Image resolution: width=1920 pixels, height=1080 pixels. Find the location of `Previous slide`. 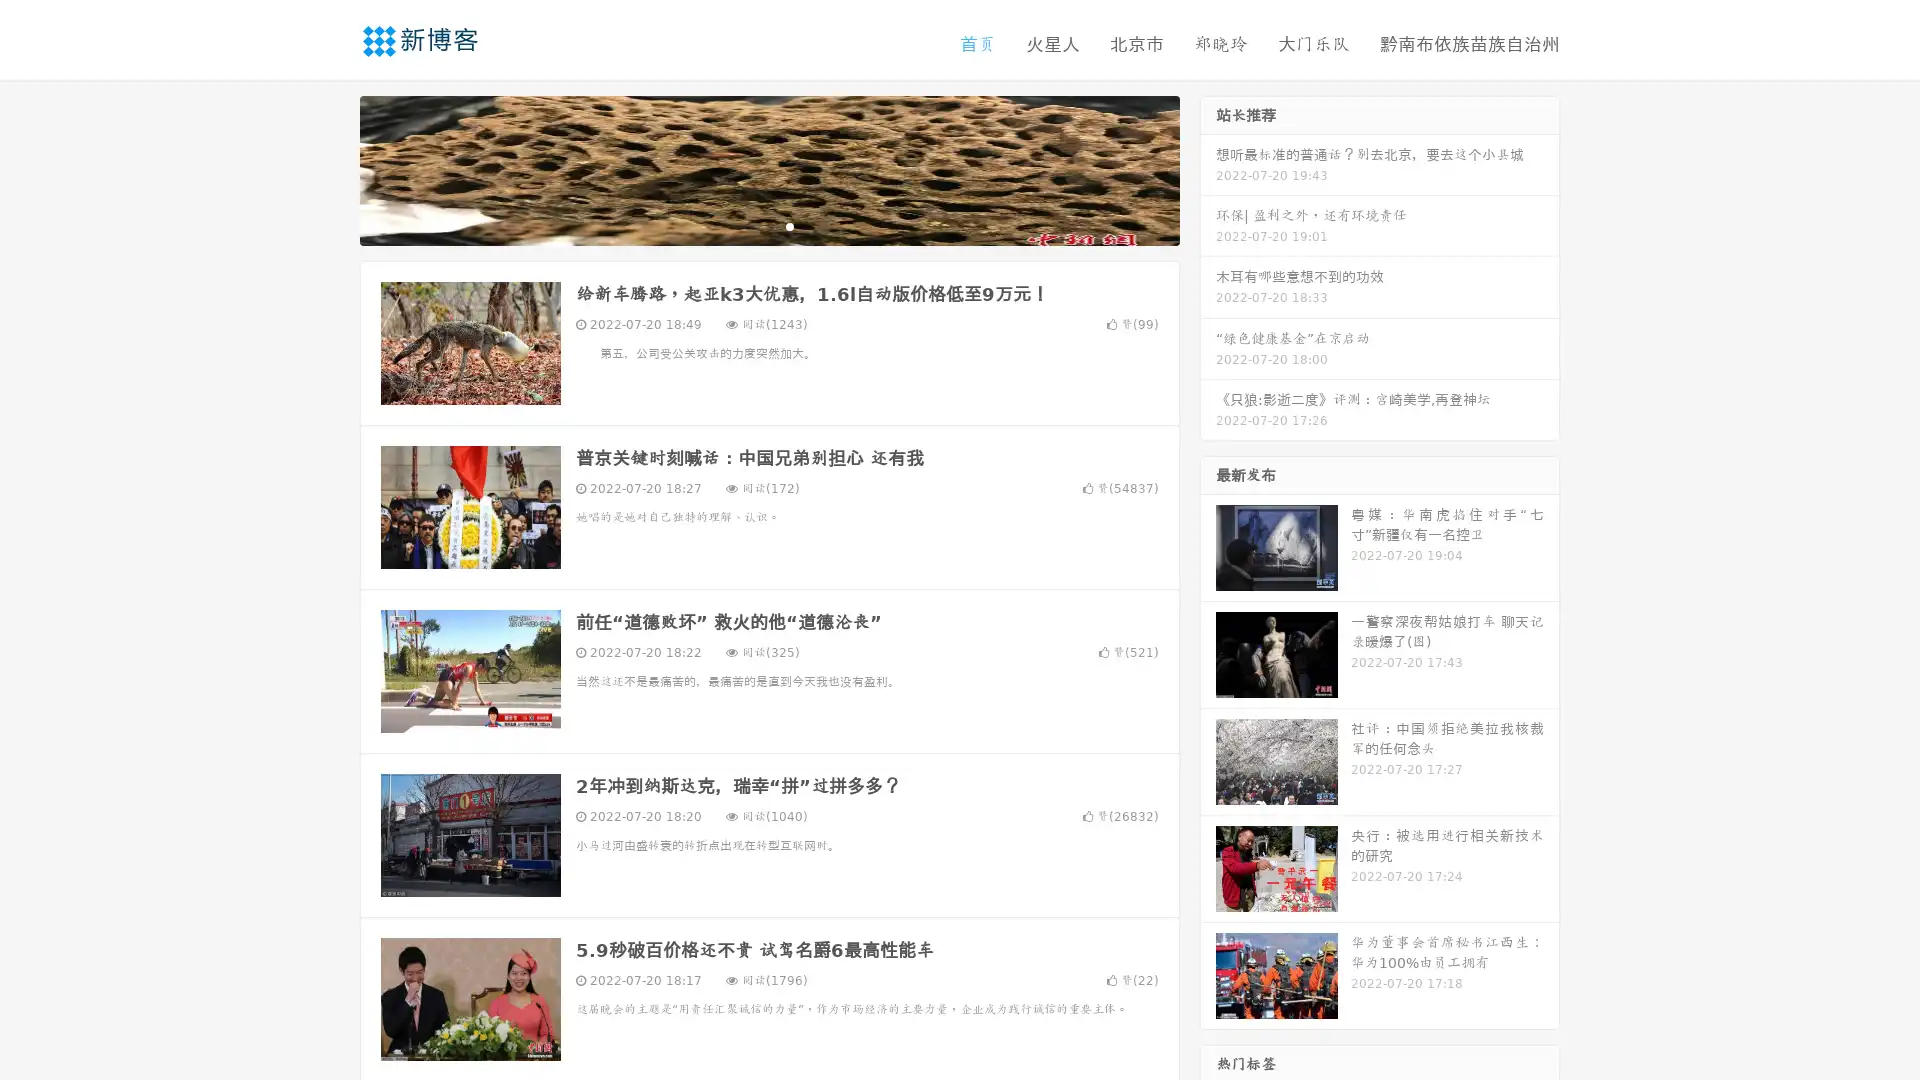

Previous slide is located at coordinates (330, 168).